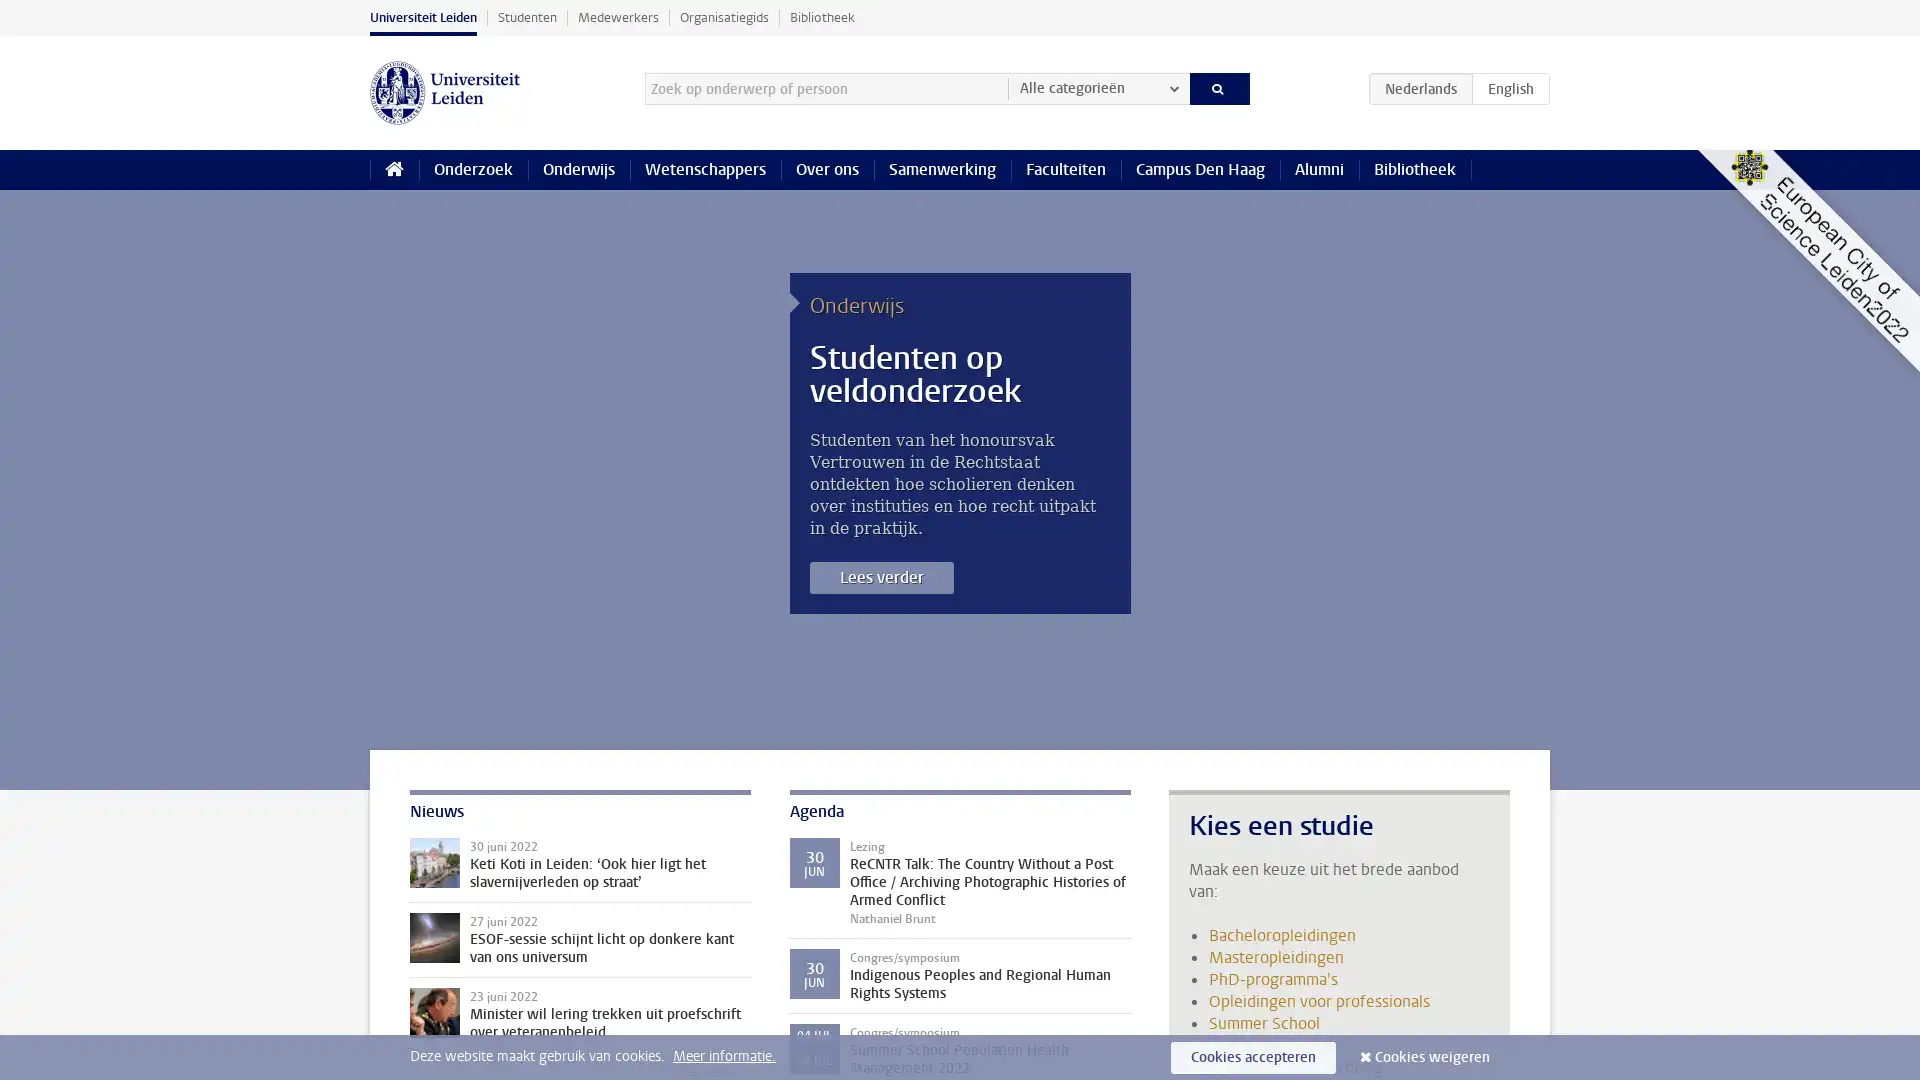 The width and height of the screenshot is (1920, 1080). Describe the element at coordinates (1252, 1056) in the screenshot. I see `Cookies accepteren` at that location.